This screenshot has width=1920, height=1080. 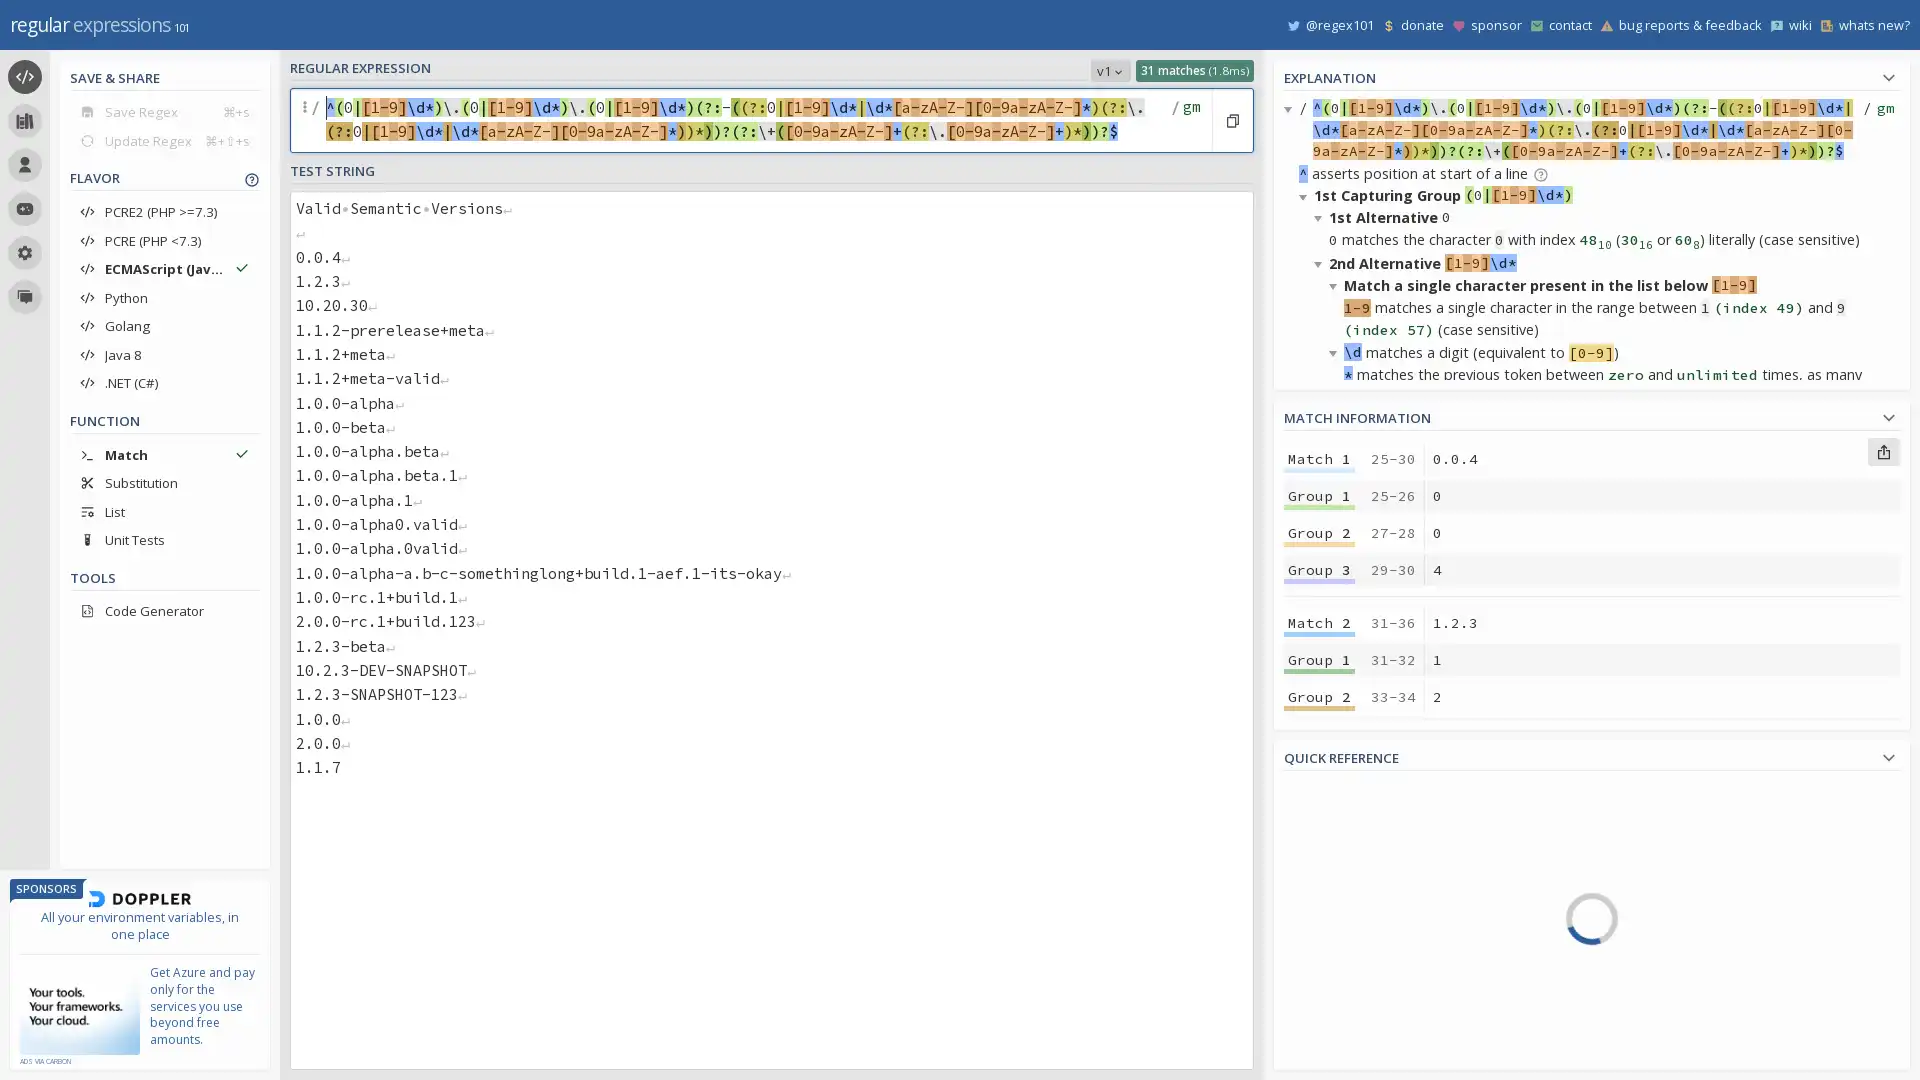 I want to click on Collapse Subtree, so click(x=1321, y=1051).